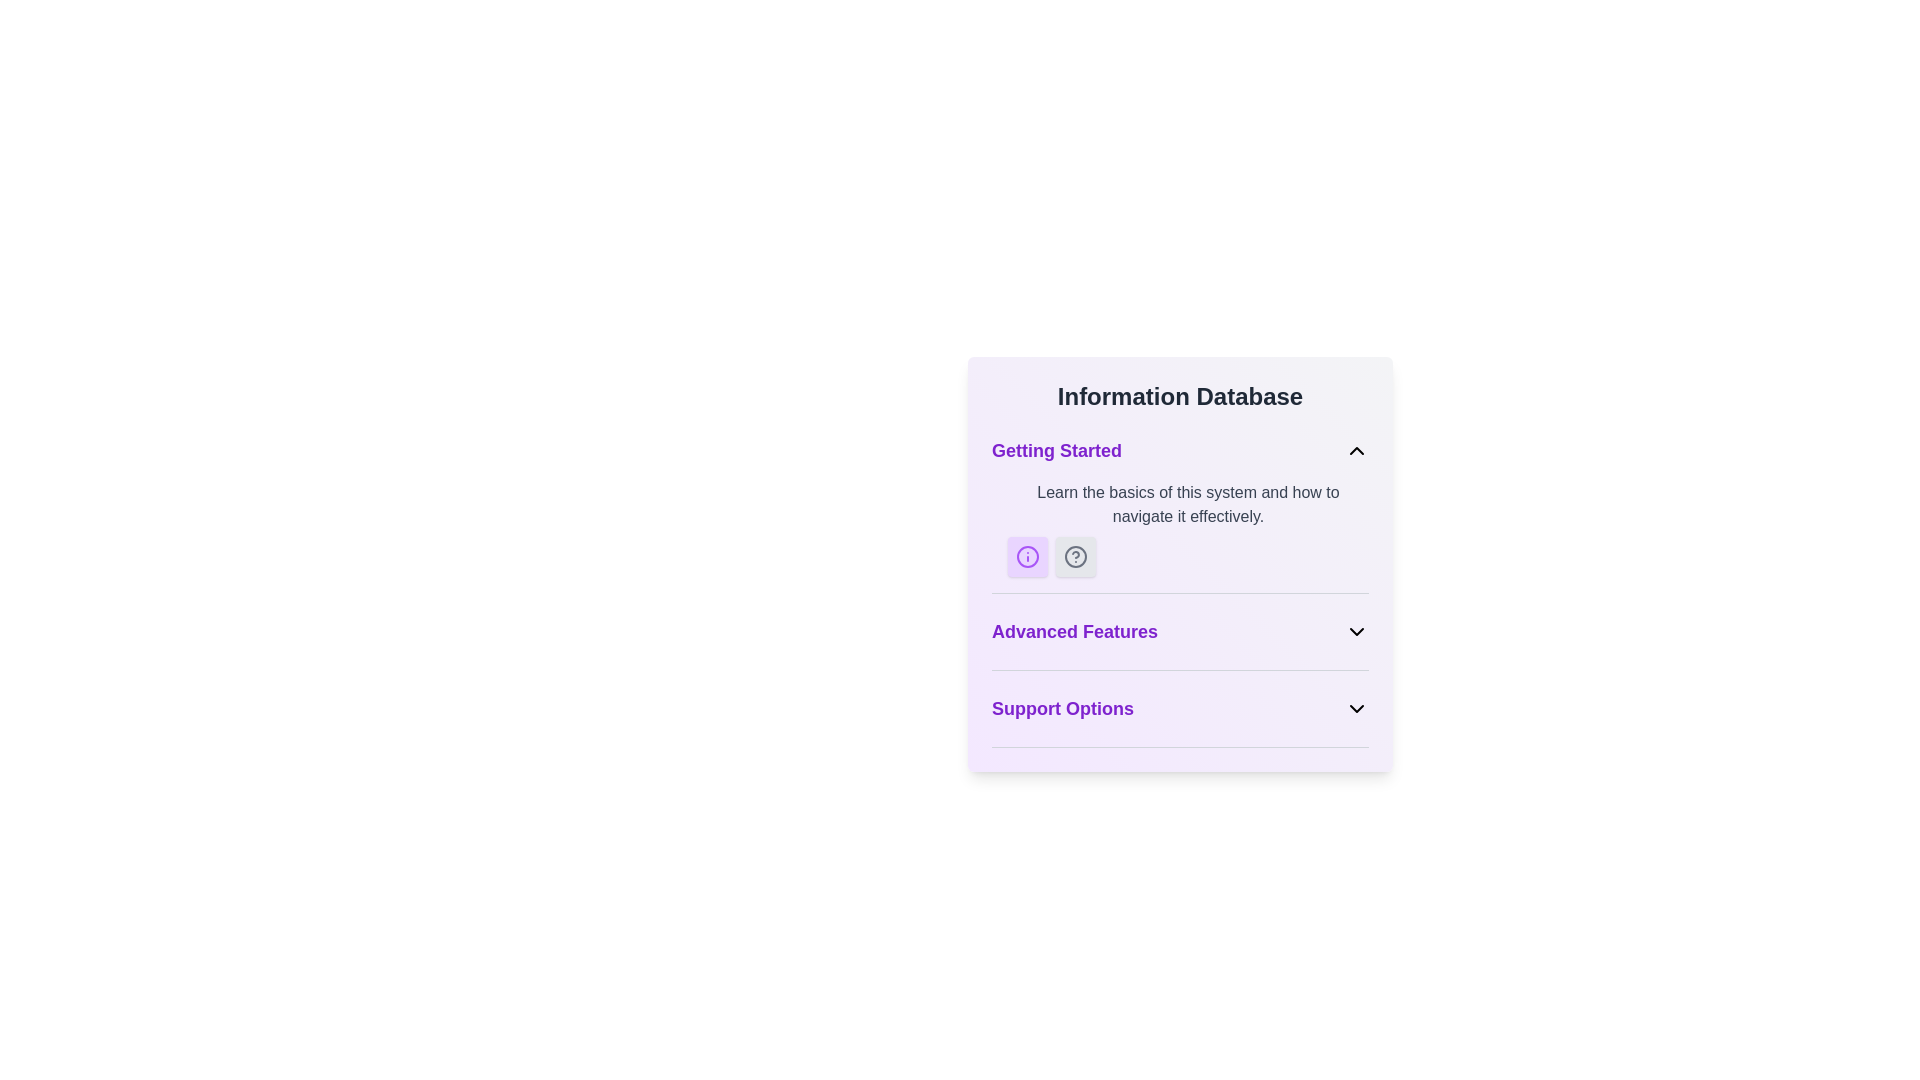  I want to click on the downward chevron icon located on the right side next to the 'Advanced Features' label in the 'Information Database' module, so click(1357, 632).